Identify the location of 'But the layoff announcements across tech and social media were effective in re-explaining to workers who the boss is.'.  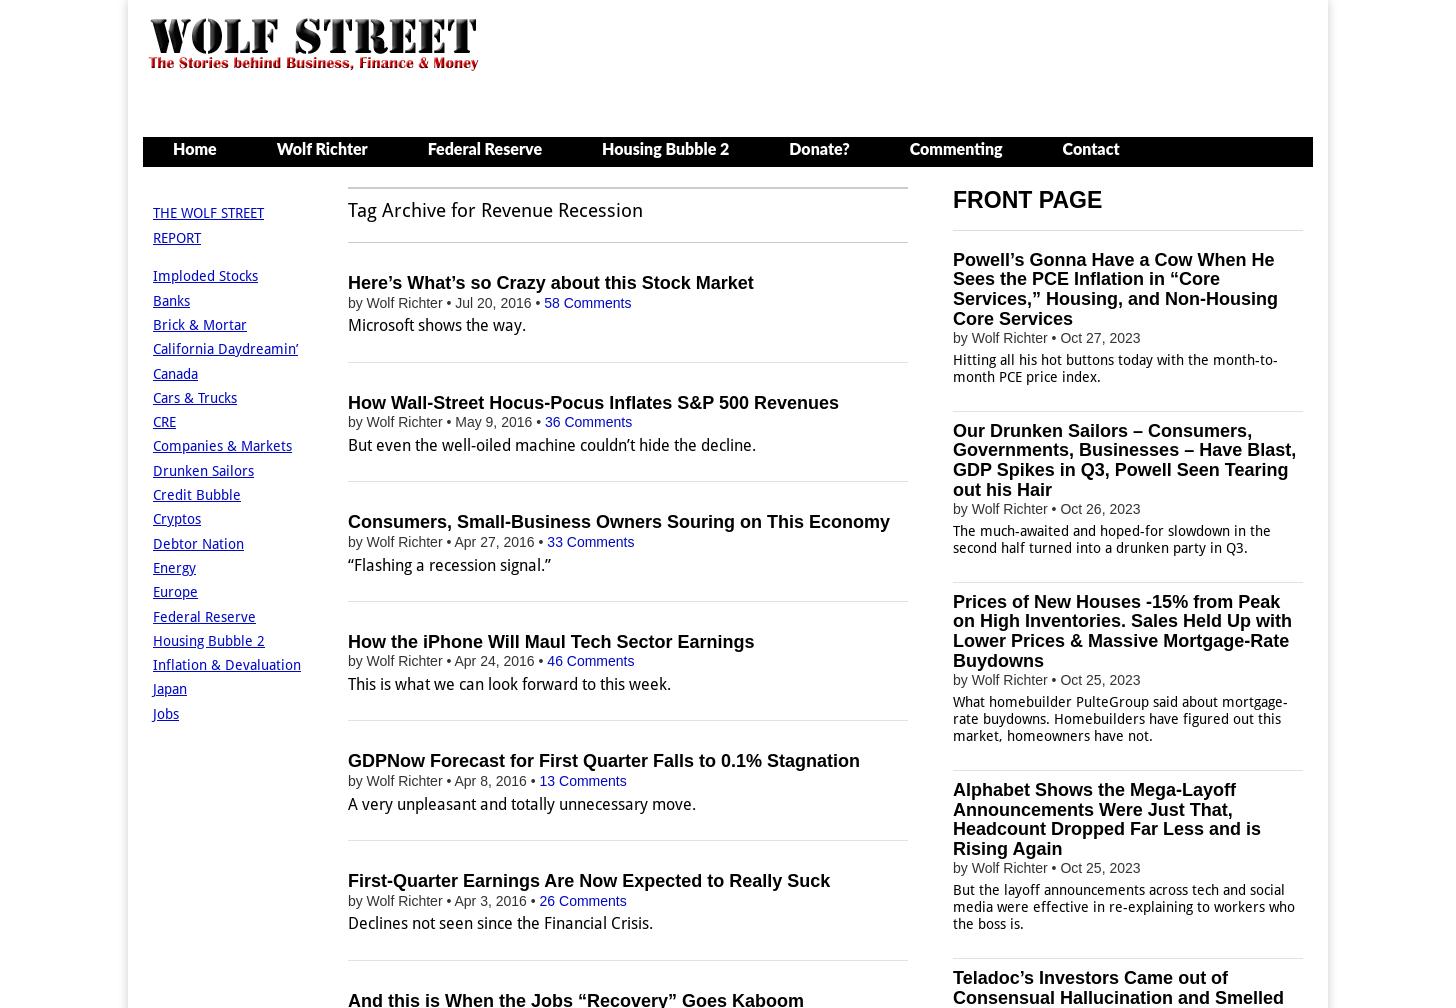
(1124, 906).